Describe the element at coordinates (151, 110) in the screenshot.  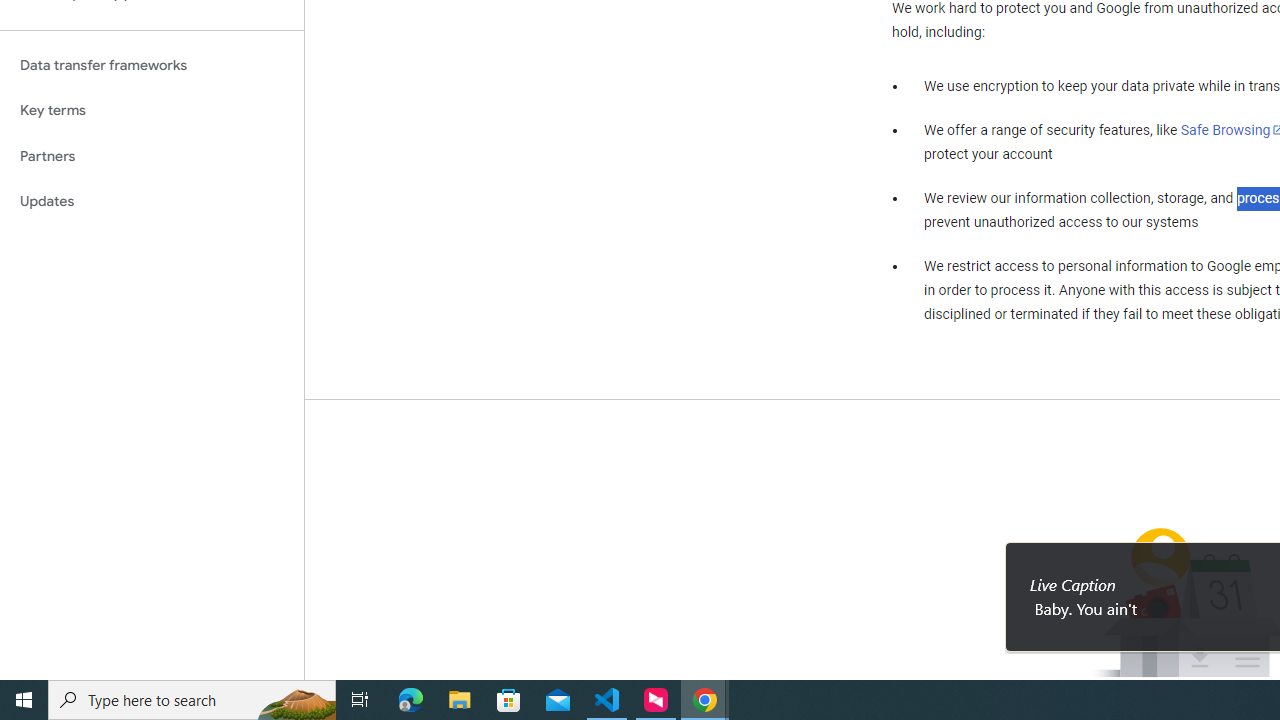
I see `'Key terms'` at that location.